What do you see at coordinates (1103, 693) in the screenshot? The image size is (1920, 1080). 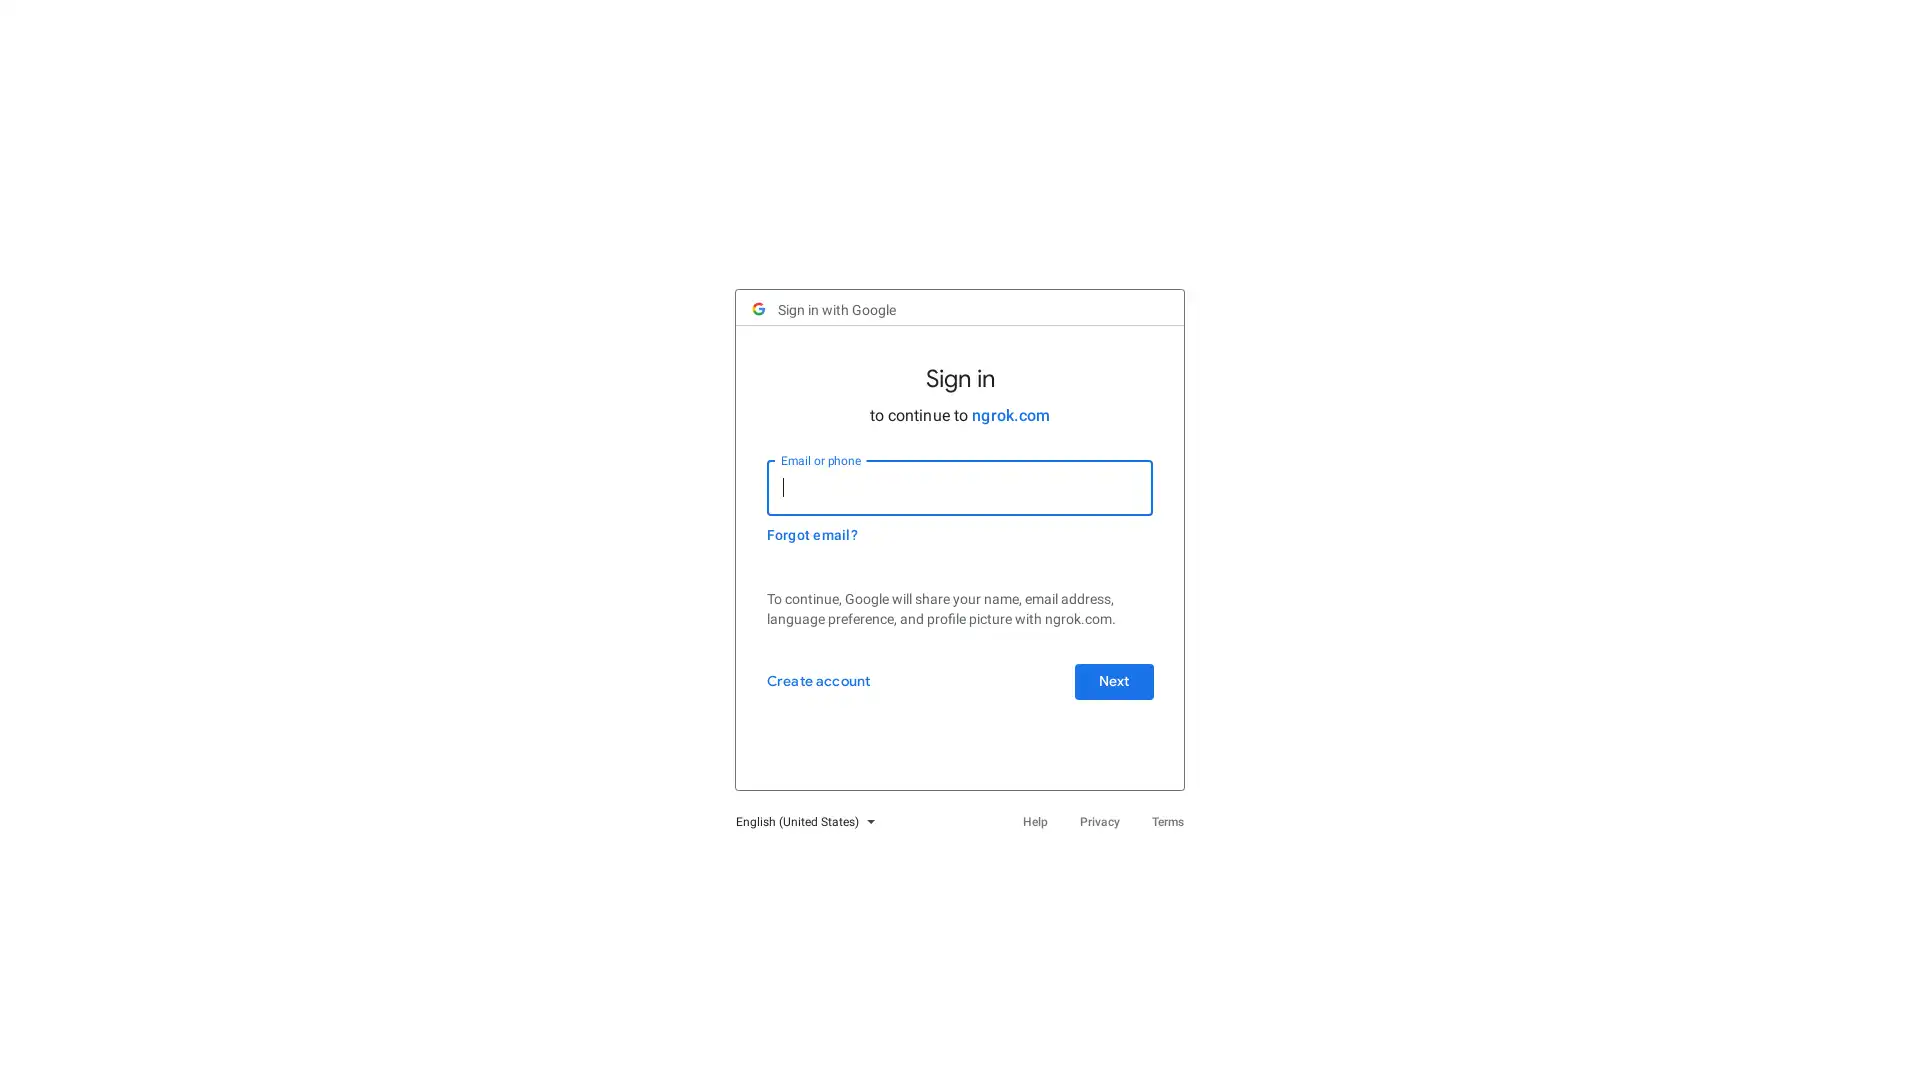 I see `Next` at bounding box center [1103, 693].